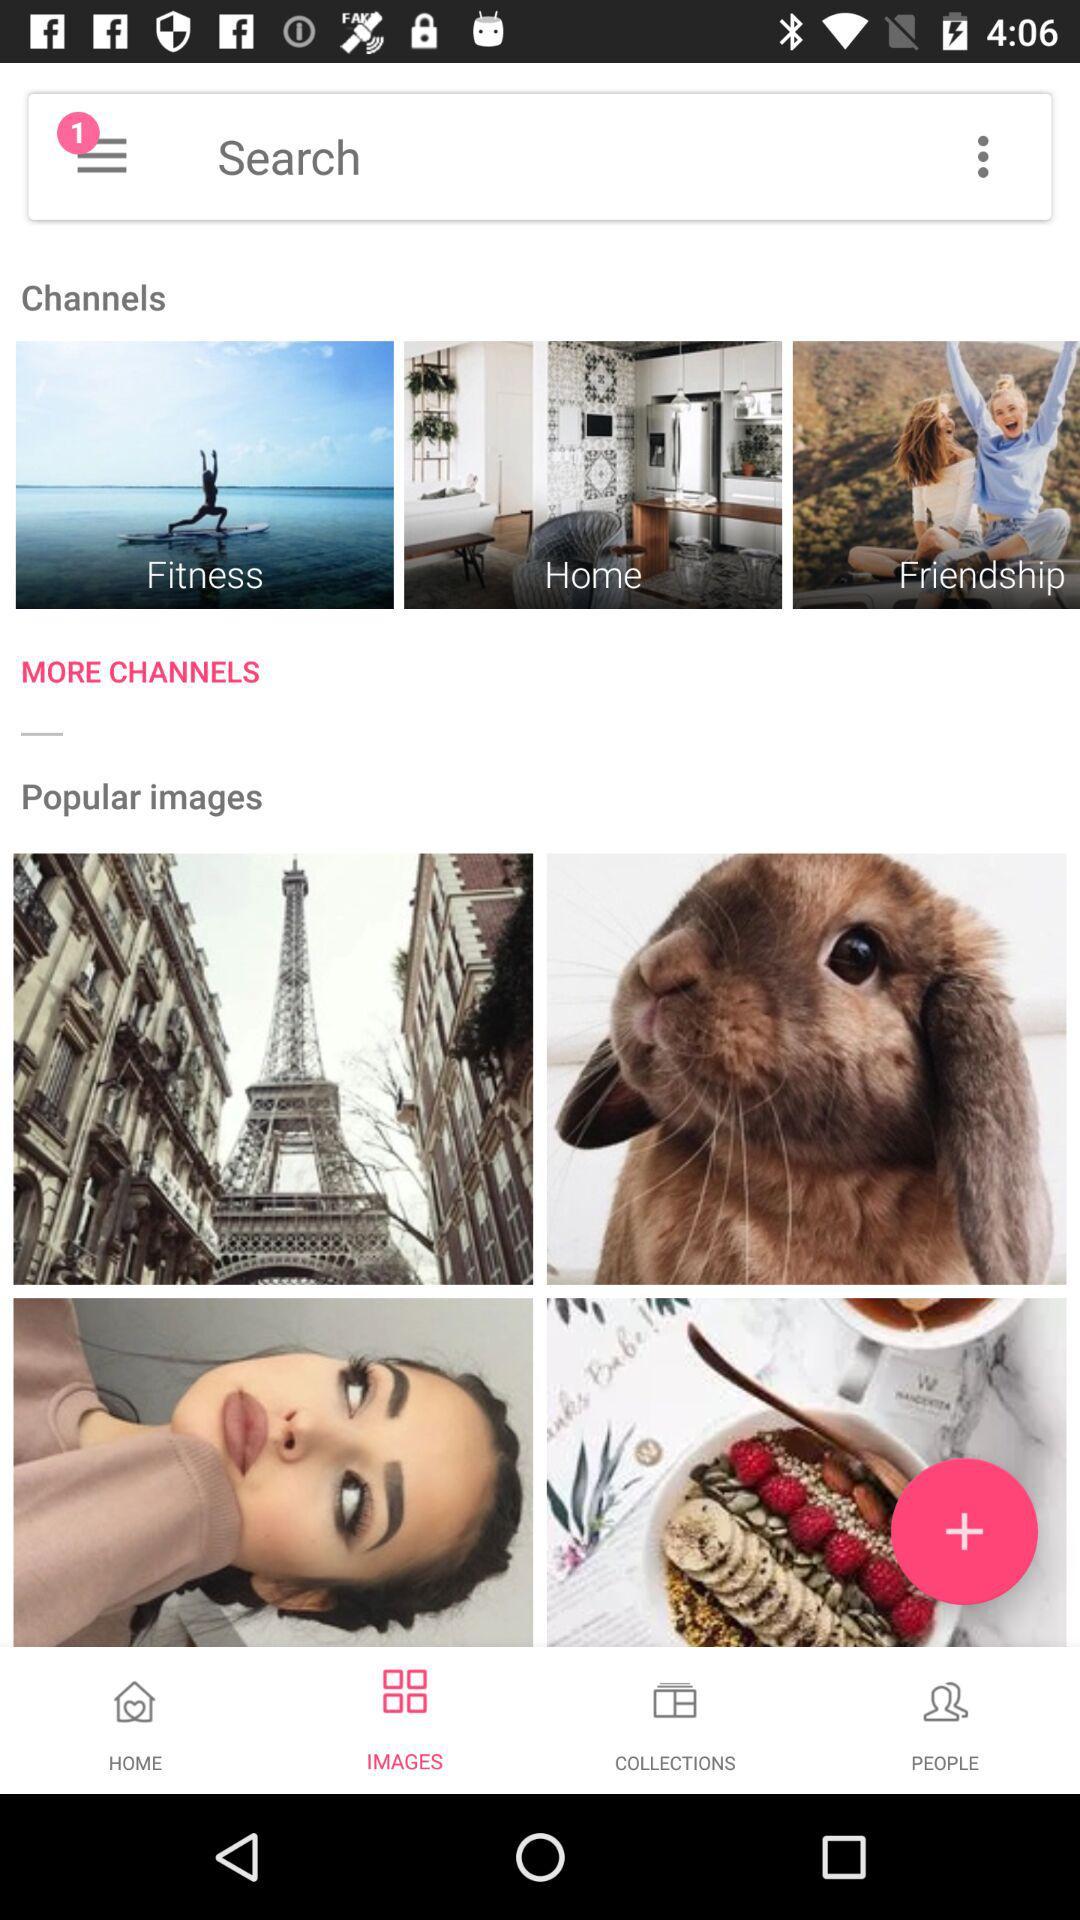 This screenshot has height=1920, width=1080. What do you see at coordinates (635, 156) in the screenshot?
I see `the search box` at bounding box center [635, 156].